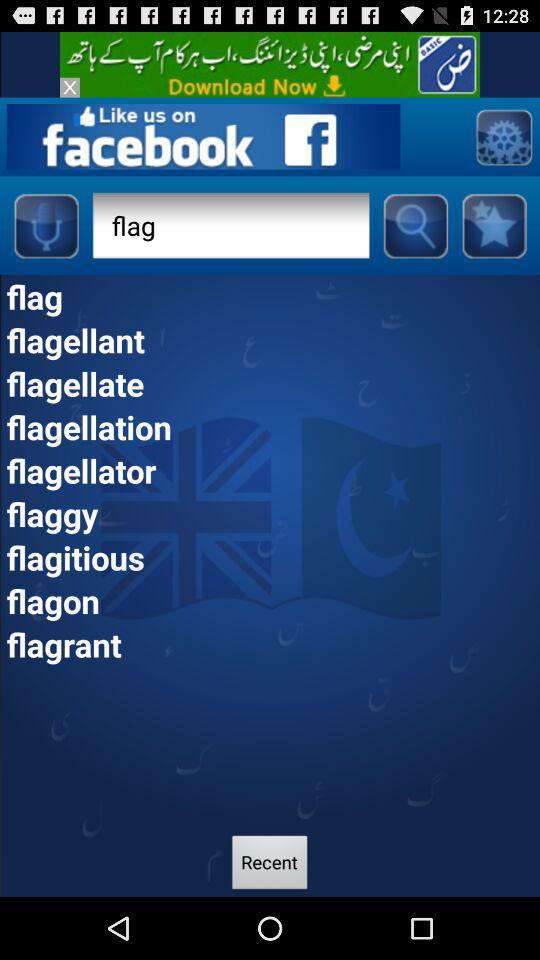  What do you see at coordinates (68, 87) in the screenshot?
I see `advertisement button` at bounding box center [68, 87].